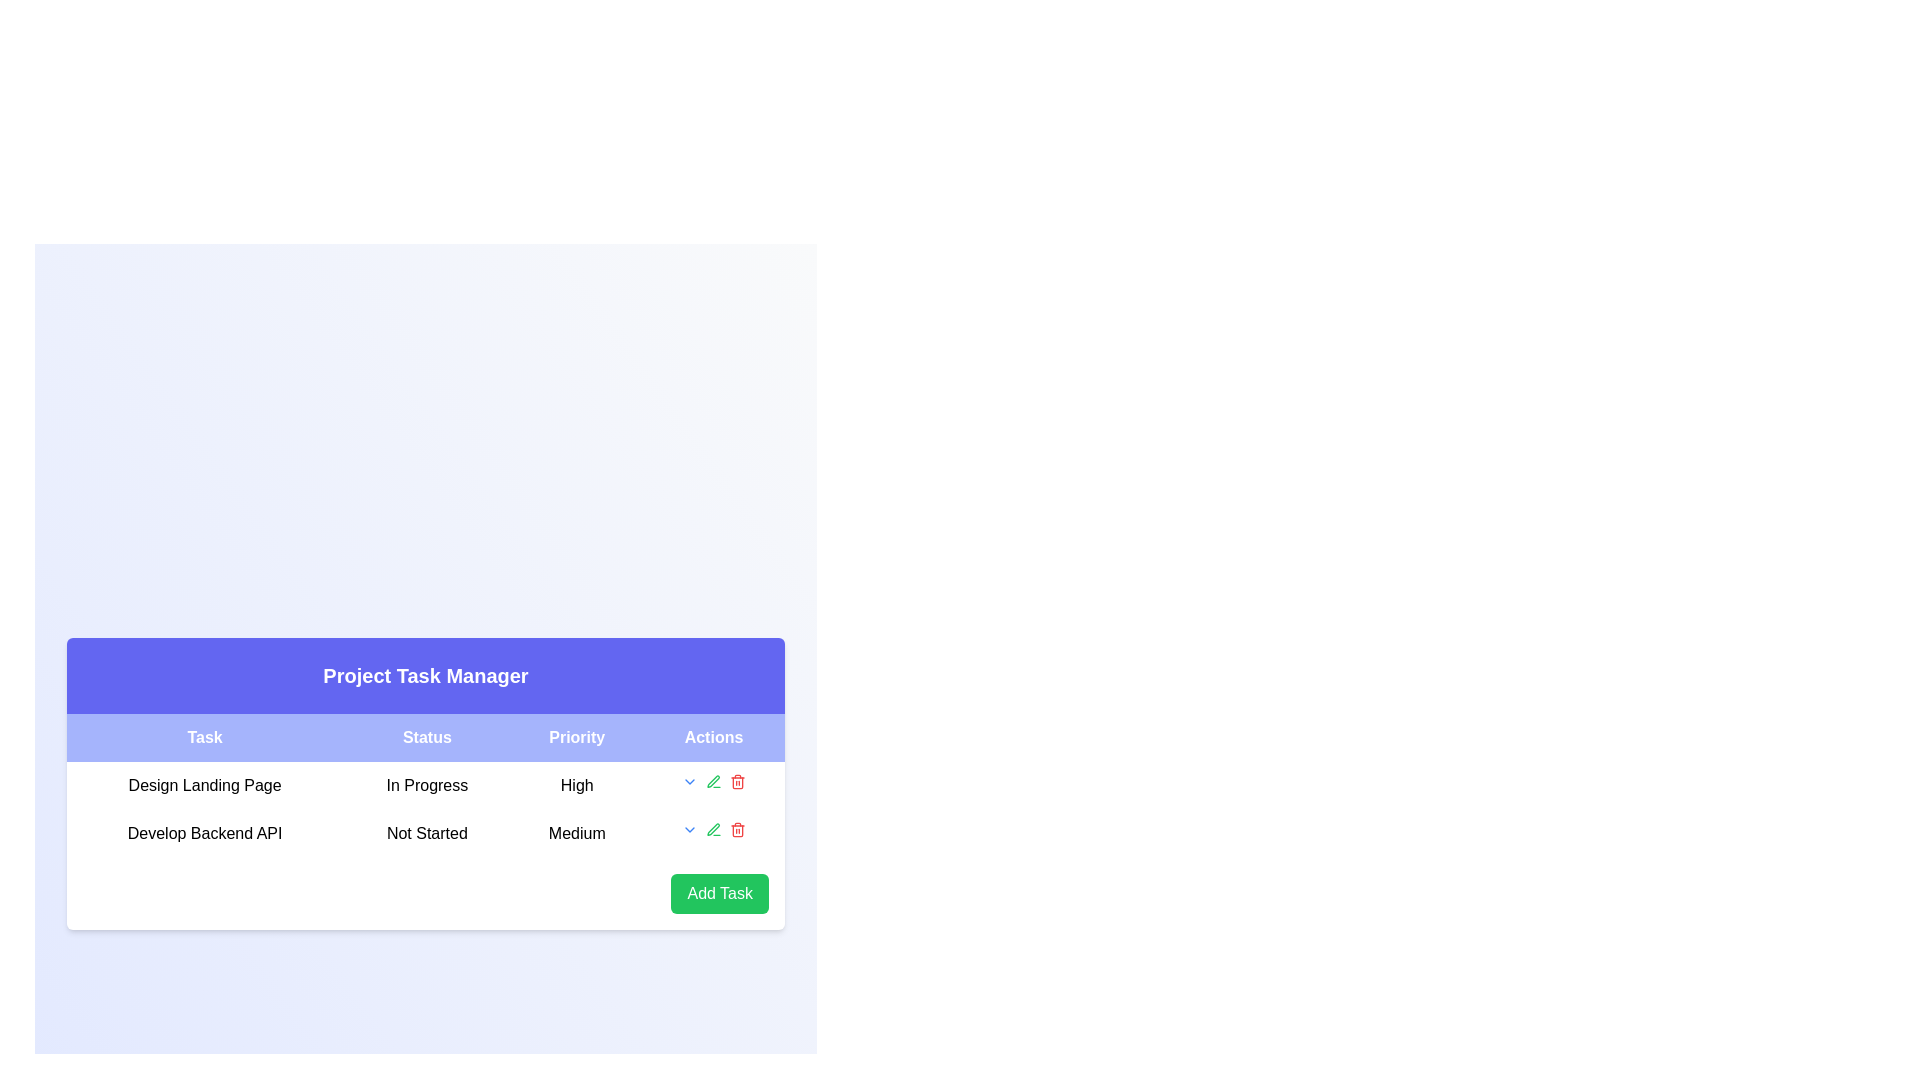  What do you see at coordinates (690, 781) in the screenshot?
I see `the chevron-down icon that expands or provides additional options related to the first task under the 'Actions' column` at bounding box center [690, 781].